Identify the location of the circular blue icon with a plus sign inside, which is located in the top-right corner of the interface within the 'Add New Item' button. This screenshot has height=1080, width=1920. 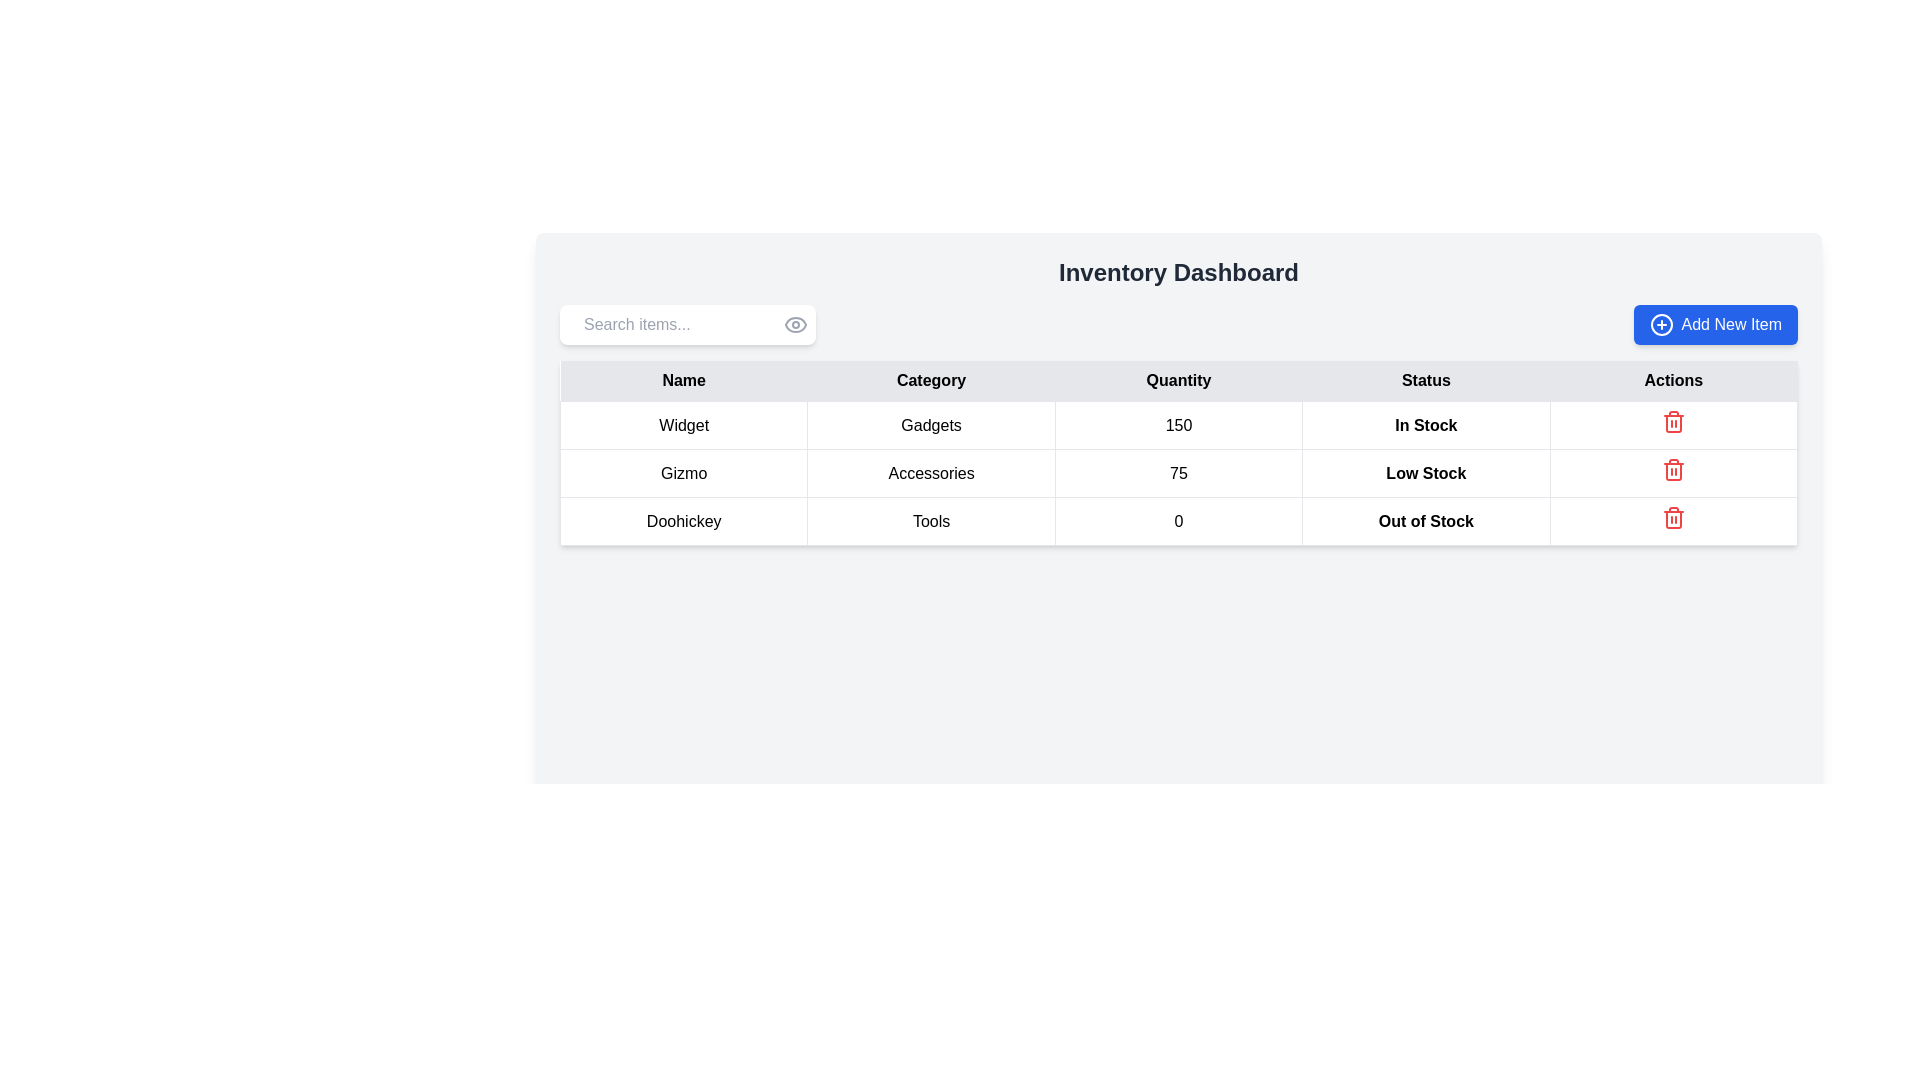
(1661, 323).